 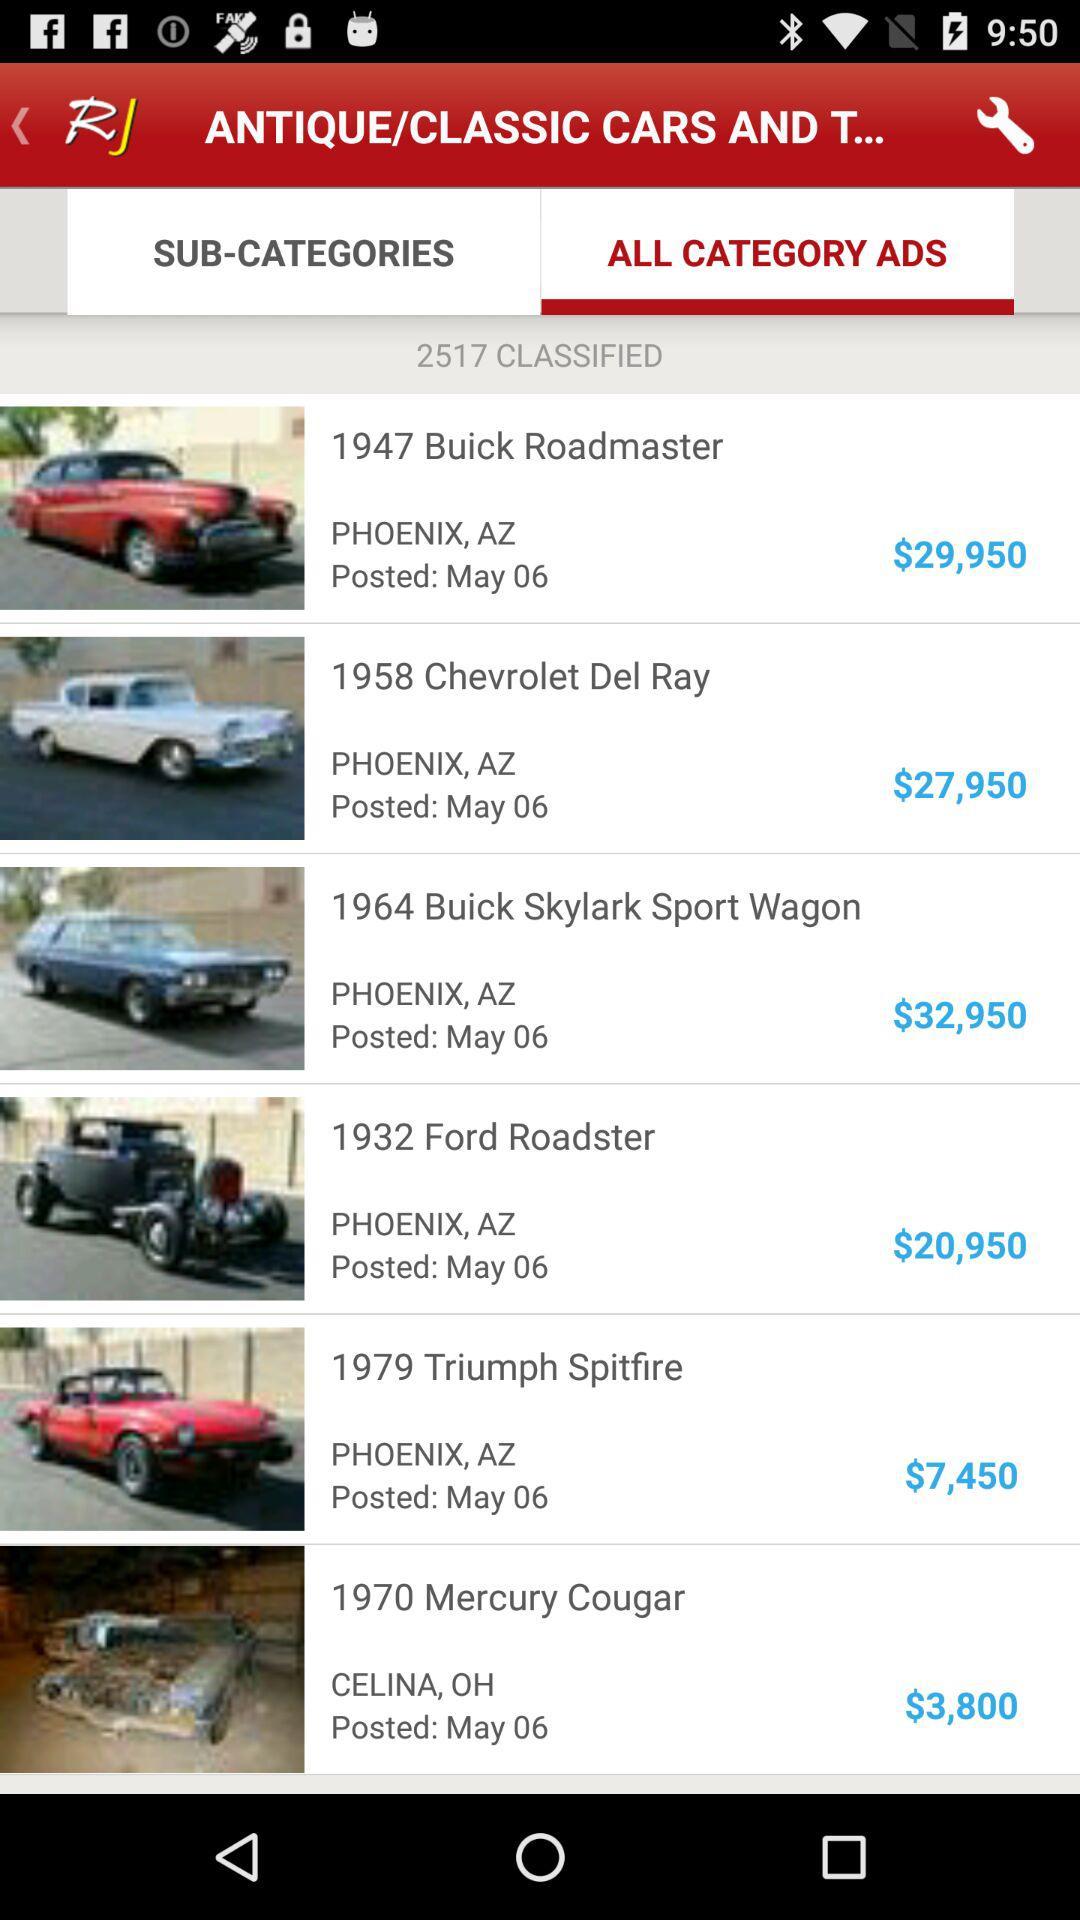 What do you see at coordinates (586, 1682) in the screenshot?
I see `the celina, oh item` at bounding box center [586, 1682].